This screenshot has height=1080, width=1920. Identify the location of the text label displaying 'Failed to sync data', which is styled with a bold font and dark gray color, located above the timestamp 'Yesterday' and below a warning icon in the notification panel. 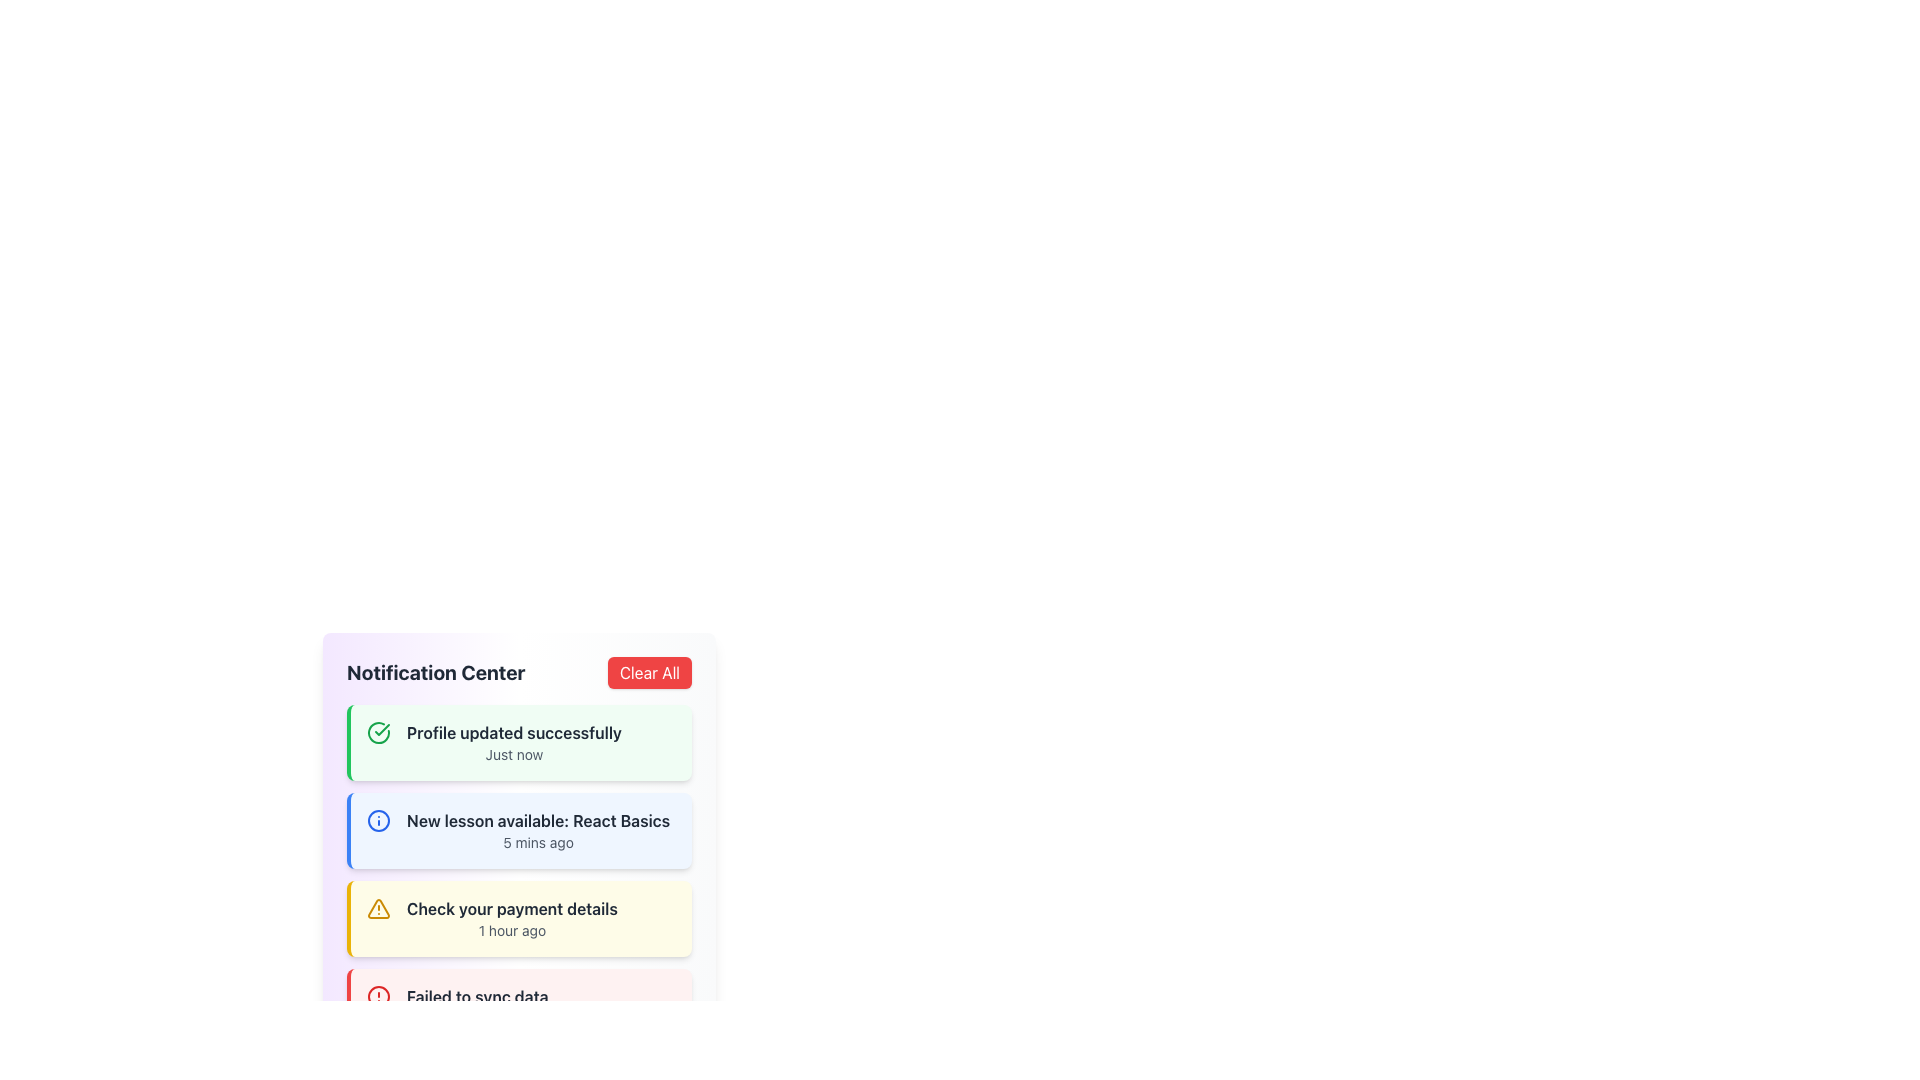
(476, 996).